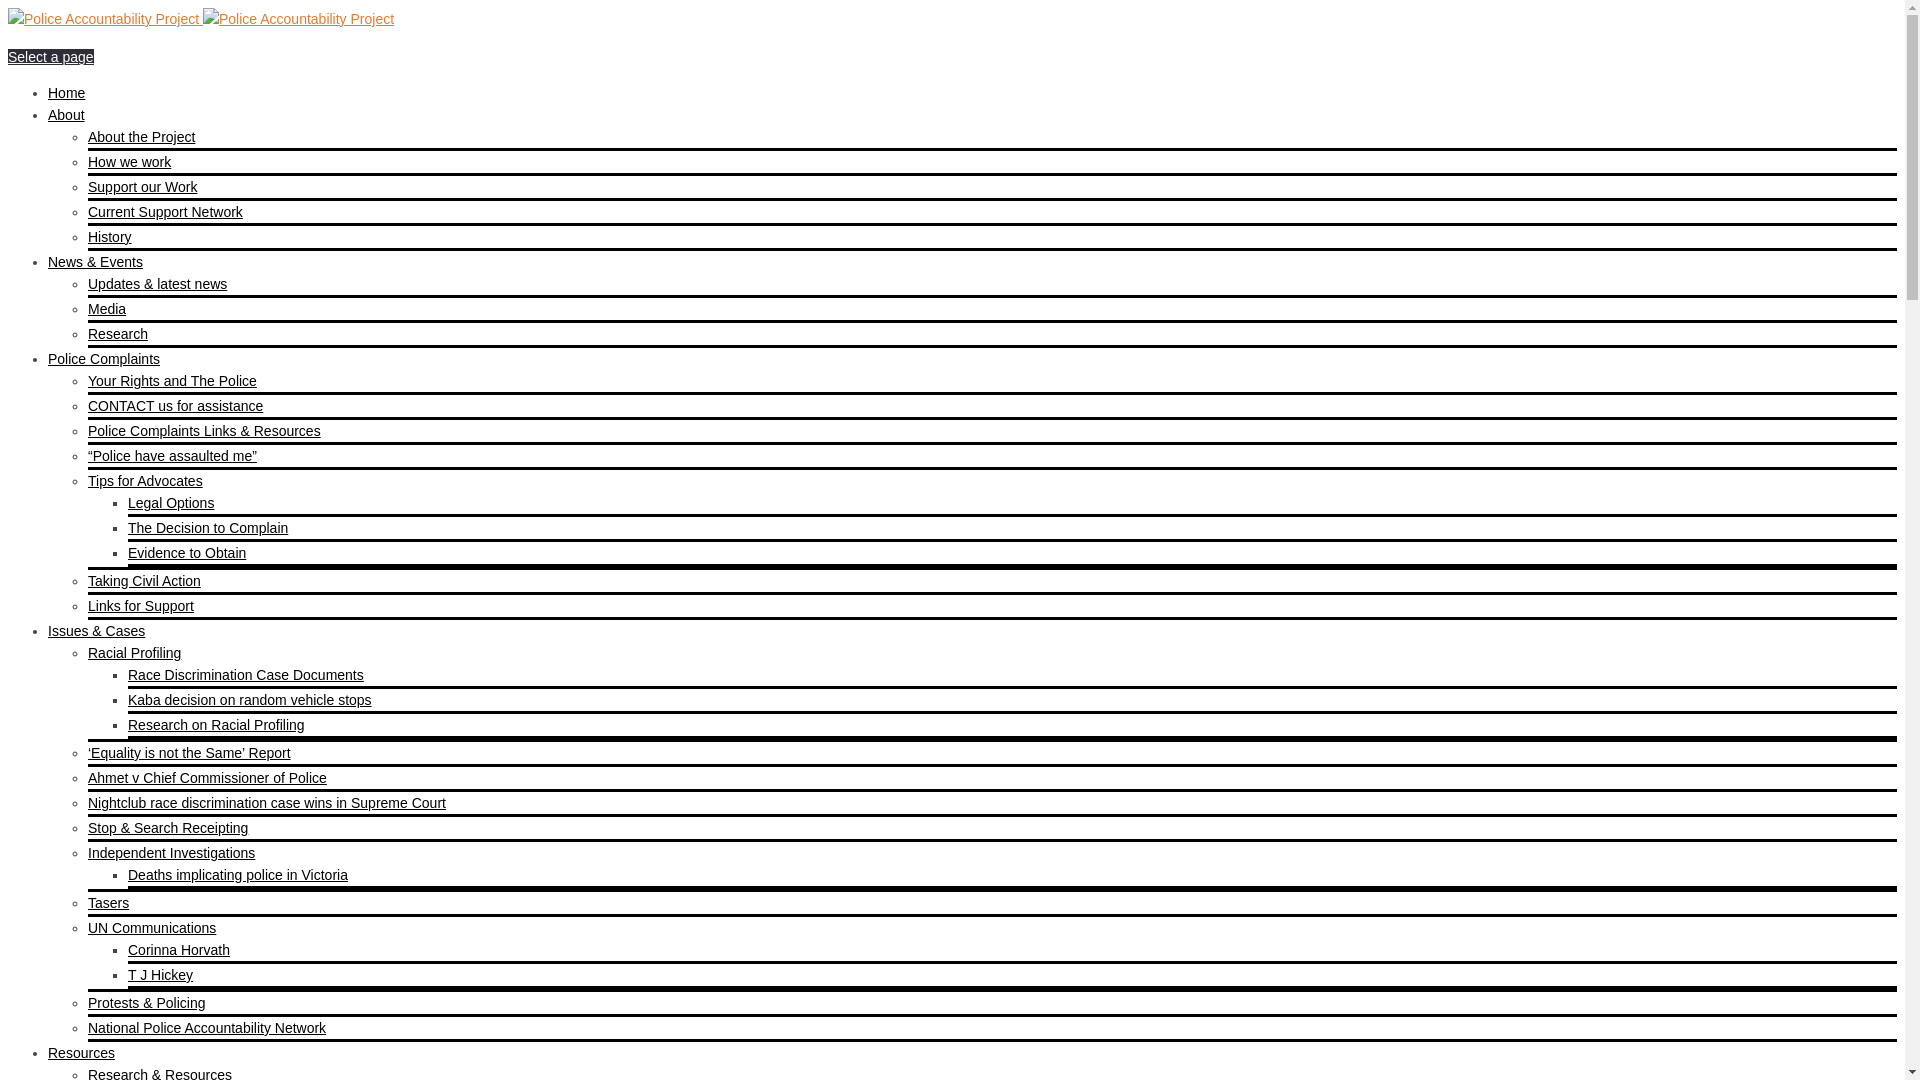  Describe the element at coordinates (151, 928) in the screenshot. I see `'UN Communications'` at that location.